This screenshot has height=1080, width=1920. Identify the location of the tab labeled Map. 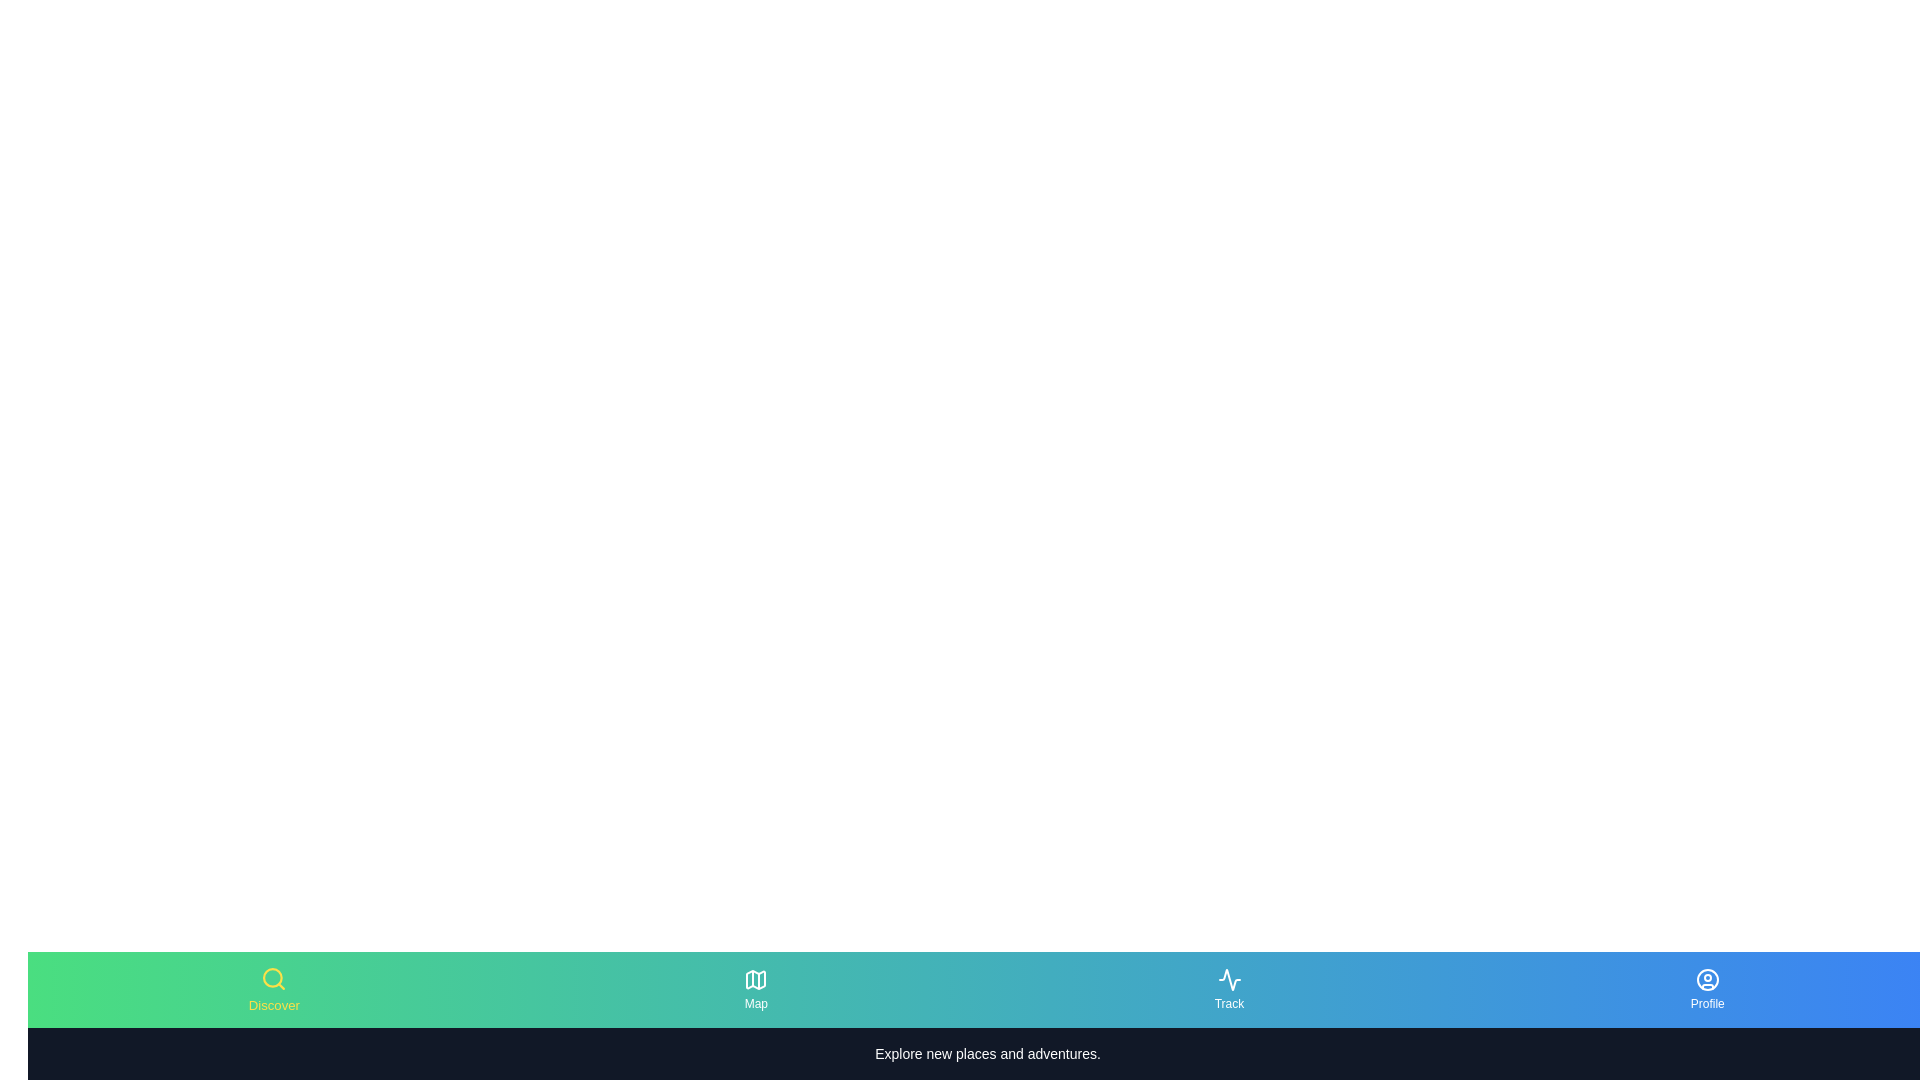
(755, 990).